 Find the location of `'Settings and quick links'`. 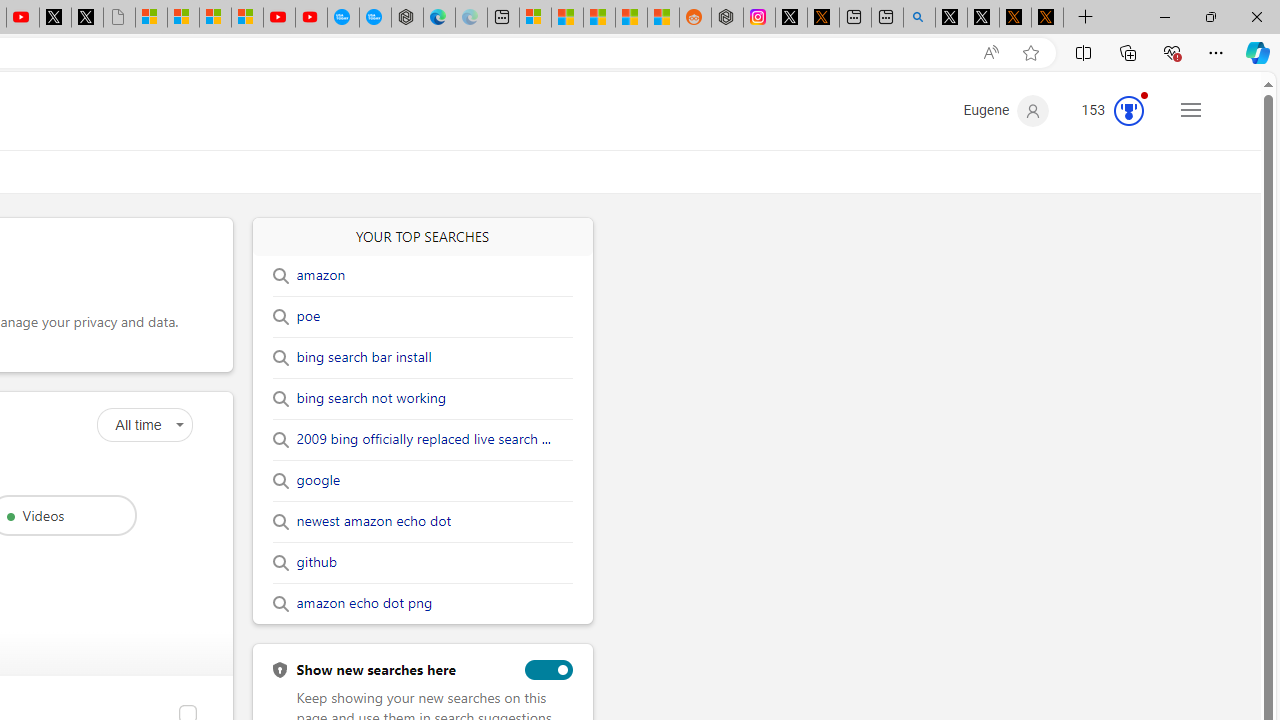

'Settings and quick links' is located at coordinates (1191, 109).